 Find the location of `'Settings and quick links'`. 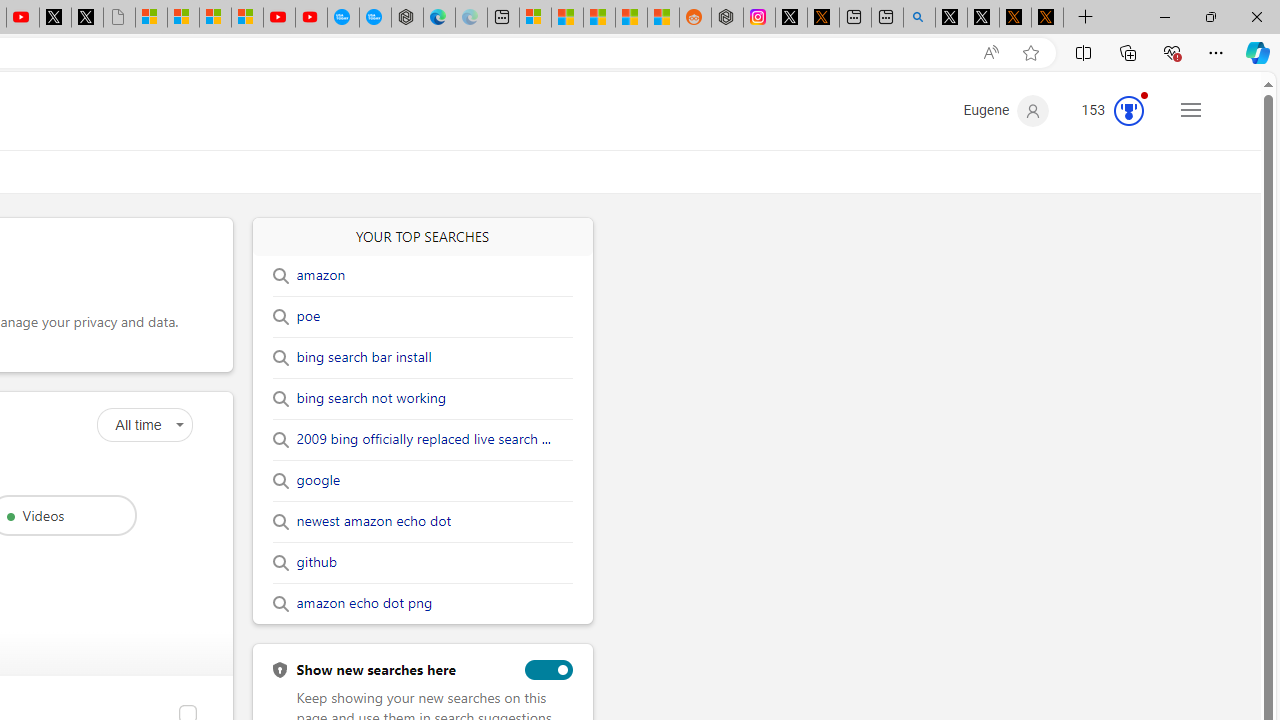

'Settings and quick links' is located at coordinates (1191, 109).